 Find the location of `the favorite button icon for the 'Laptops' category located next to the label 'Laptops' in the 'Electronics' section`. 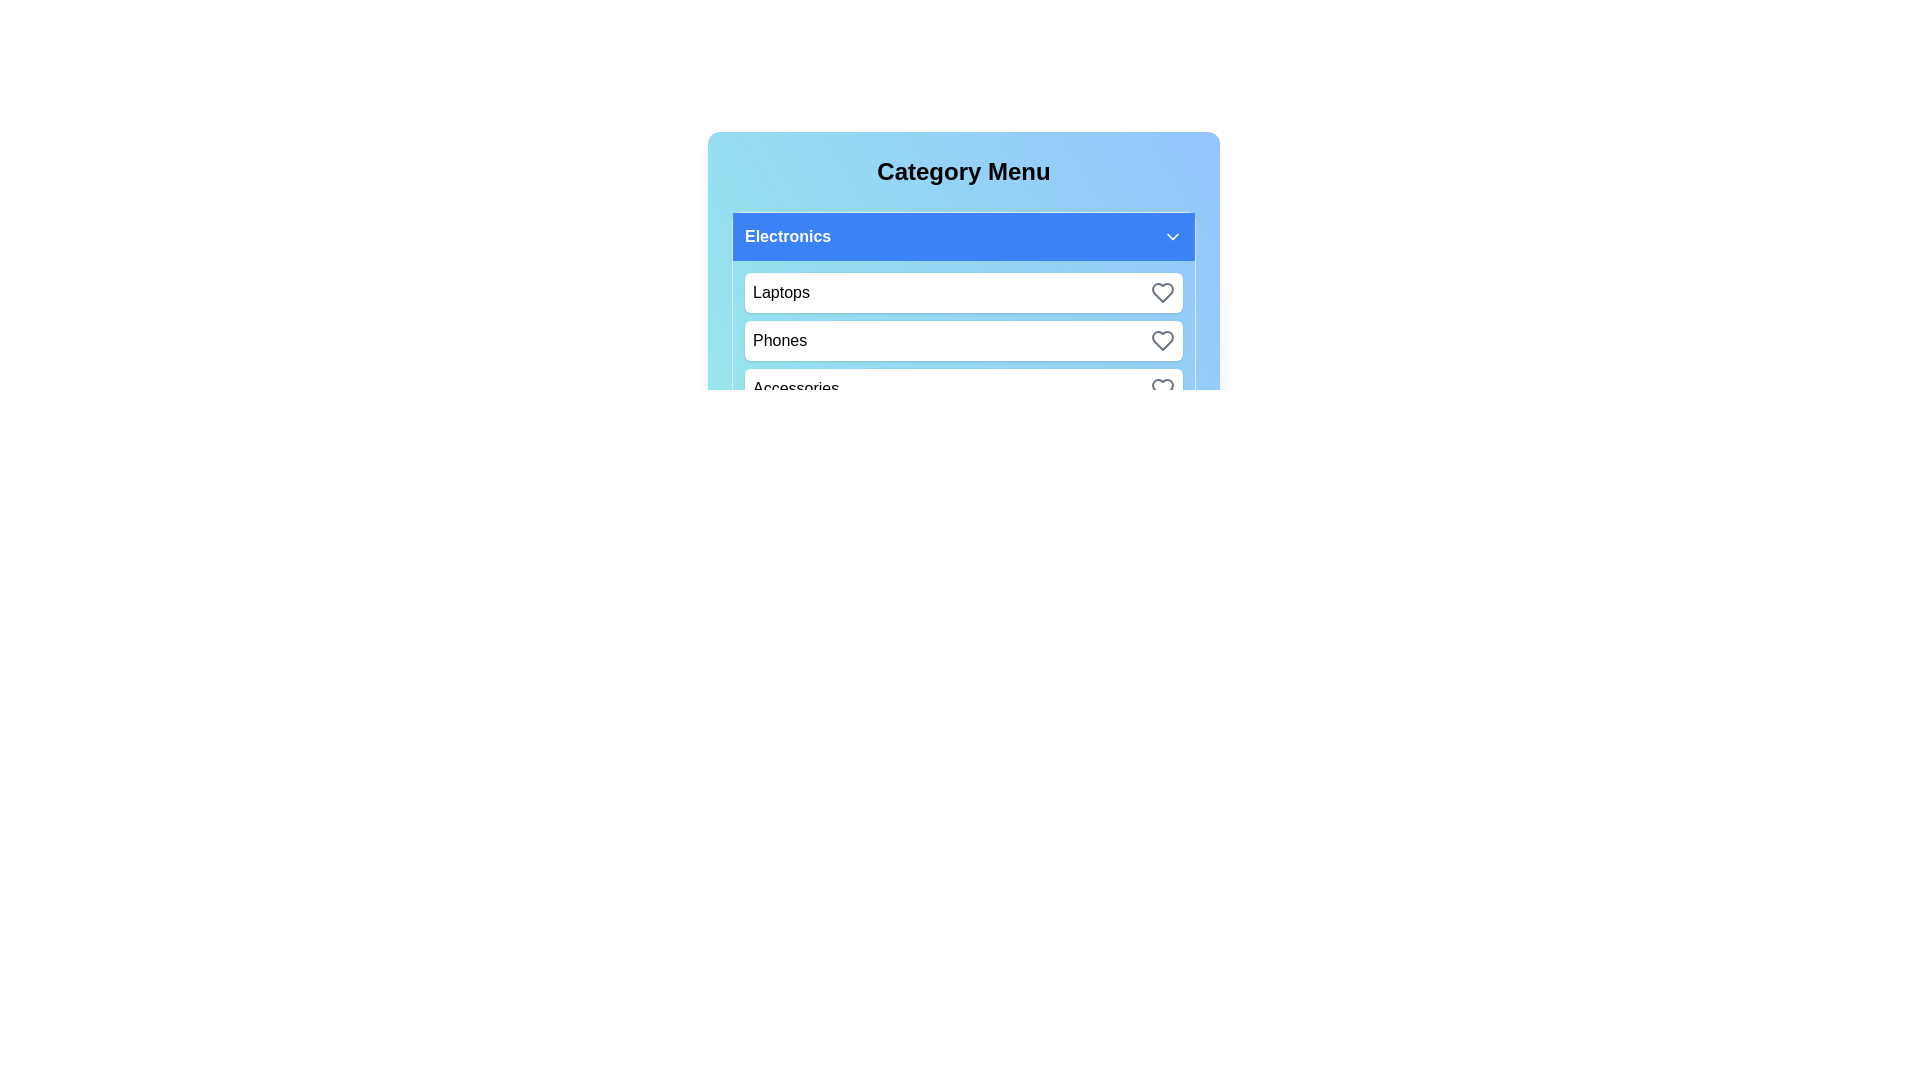

the favorite button icon for the 'Laptops' category located next to the label 'Laptops' in the 'Electronics' section is located at coordinates (1162, 293).